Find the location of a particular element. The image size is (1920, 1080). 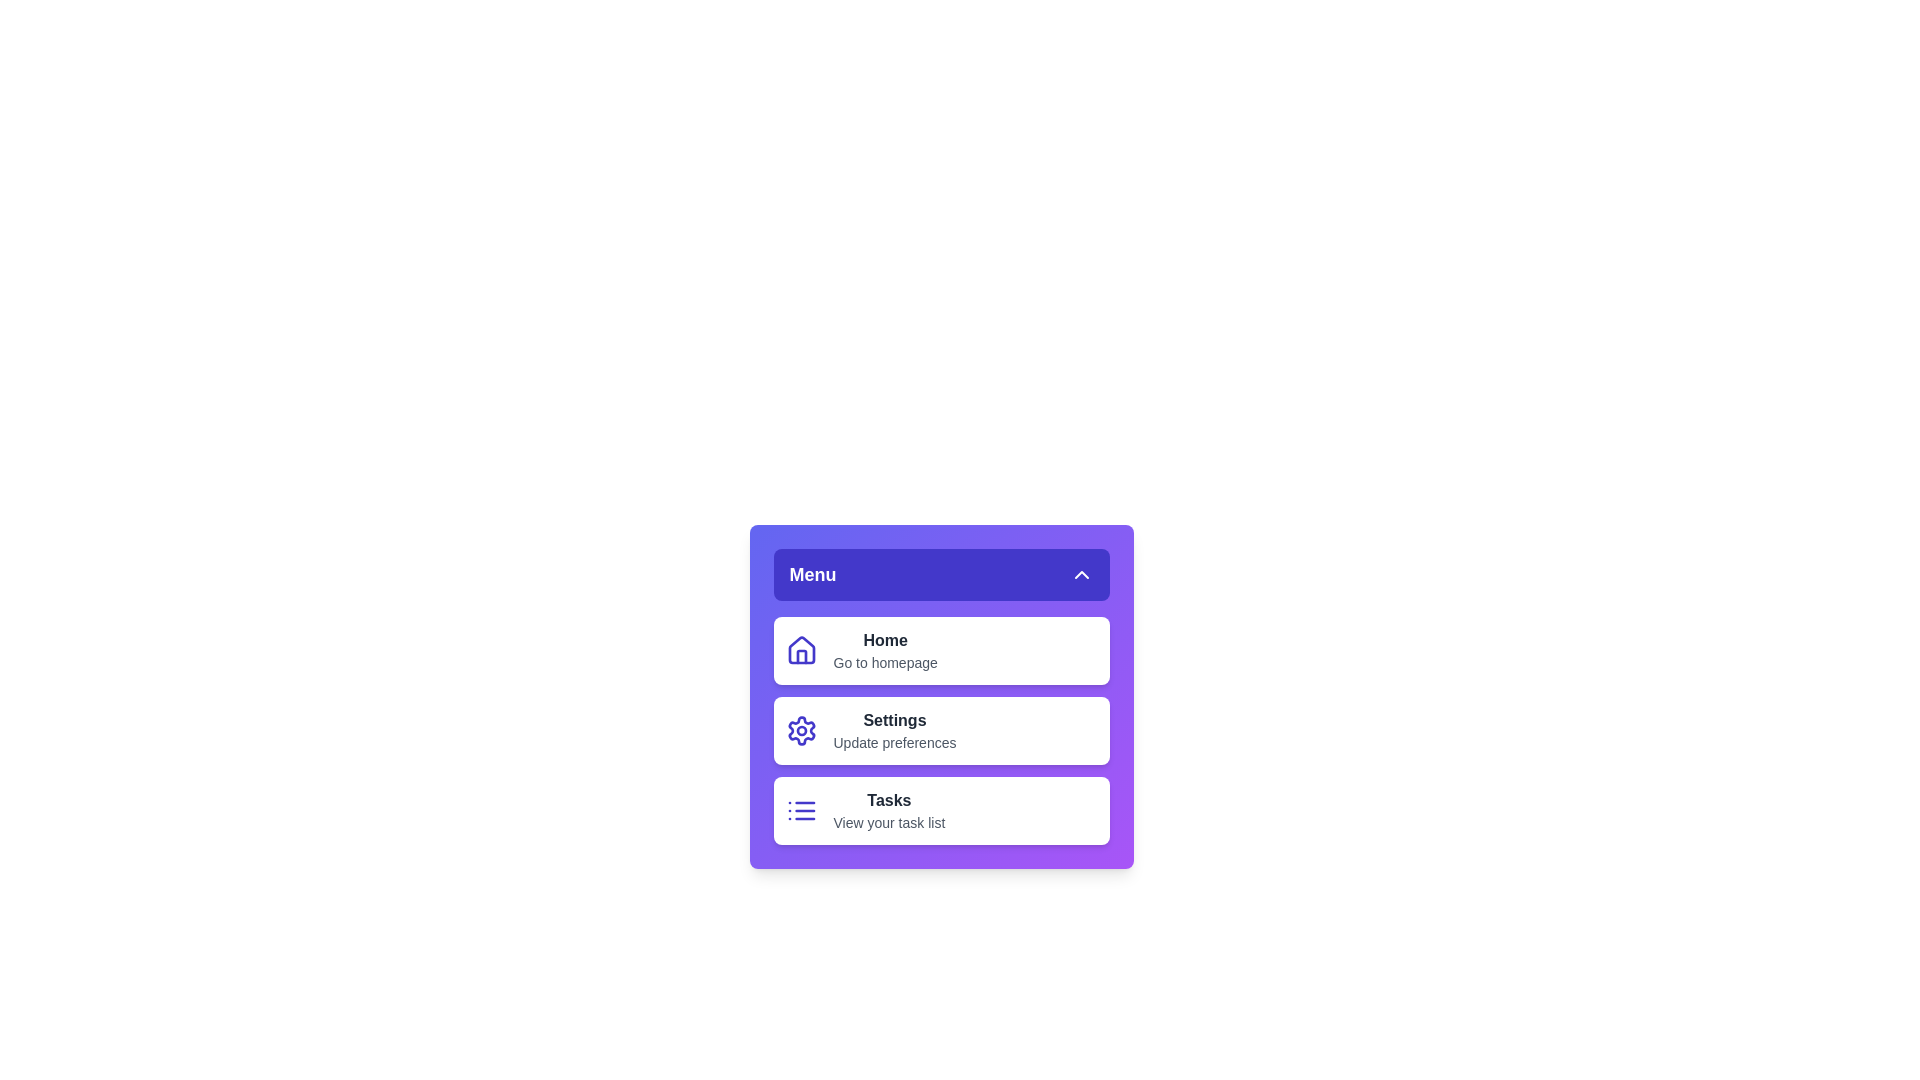

the 'Tasks' menu item to select it is located at coordinates (940, 810).